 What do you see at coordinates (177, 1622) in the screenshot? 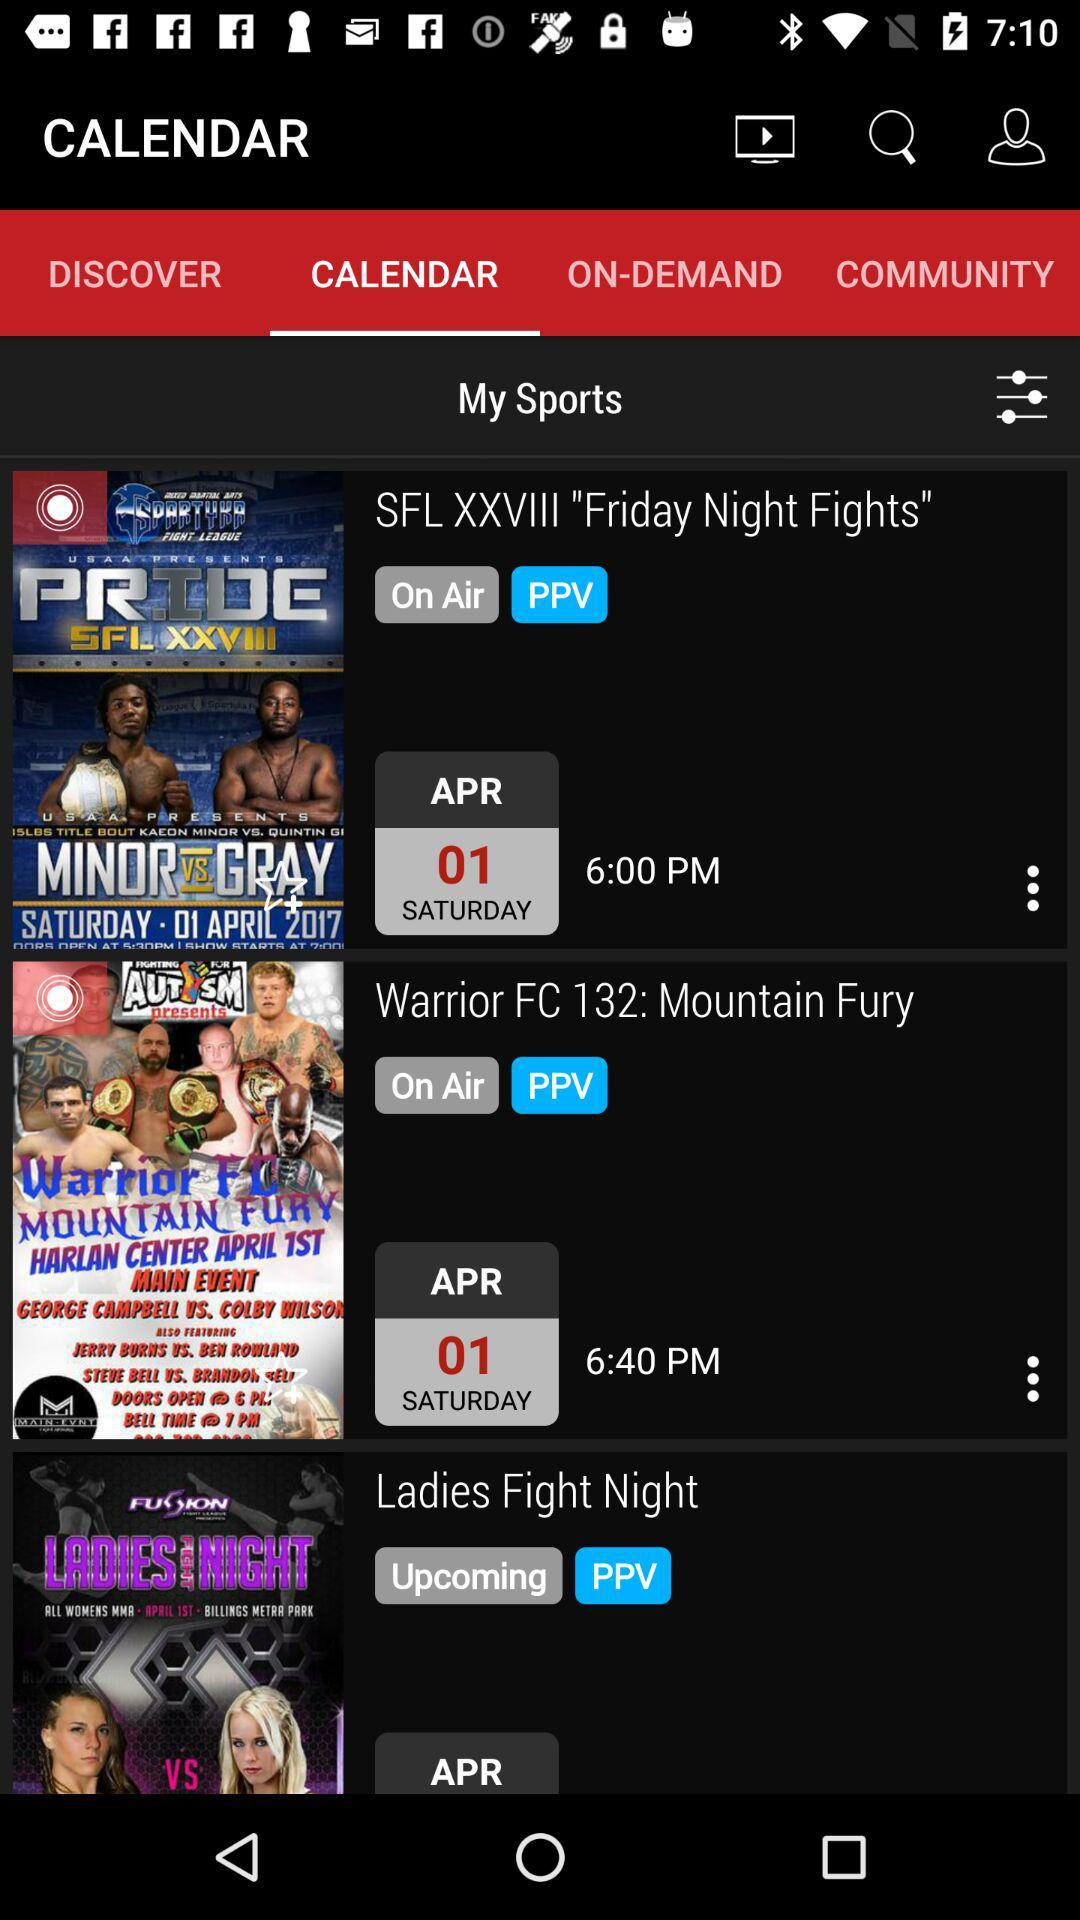
I see `ladies fight night` at bounding box center [177, 1622].